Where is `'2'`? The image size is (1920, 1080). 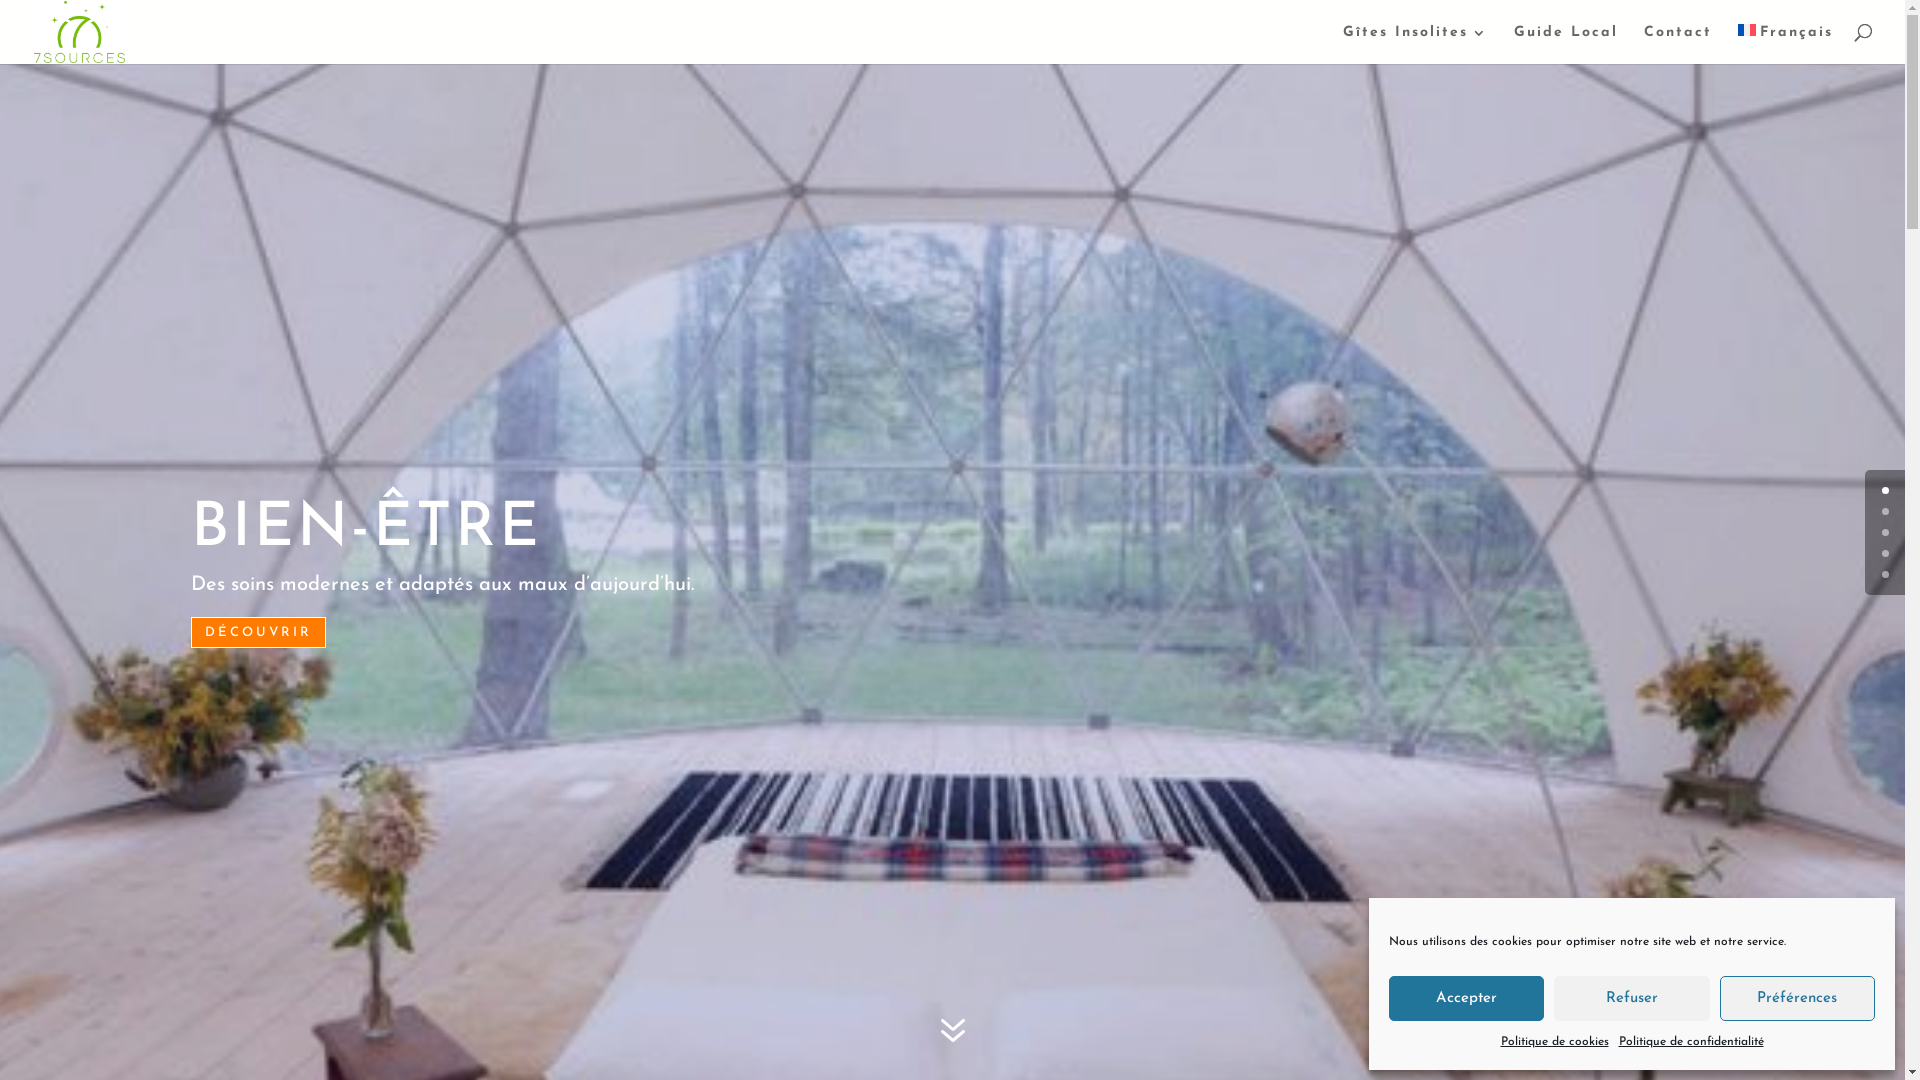
'2' is located at coordinates (1880, 531).